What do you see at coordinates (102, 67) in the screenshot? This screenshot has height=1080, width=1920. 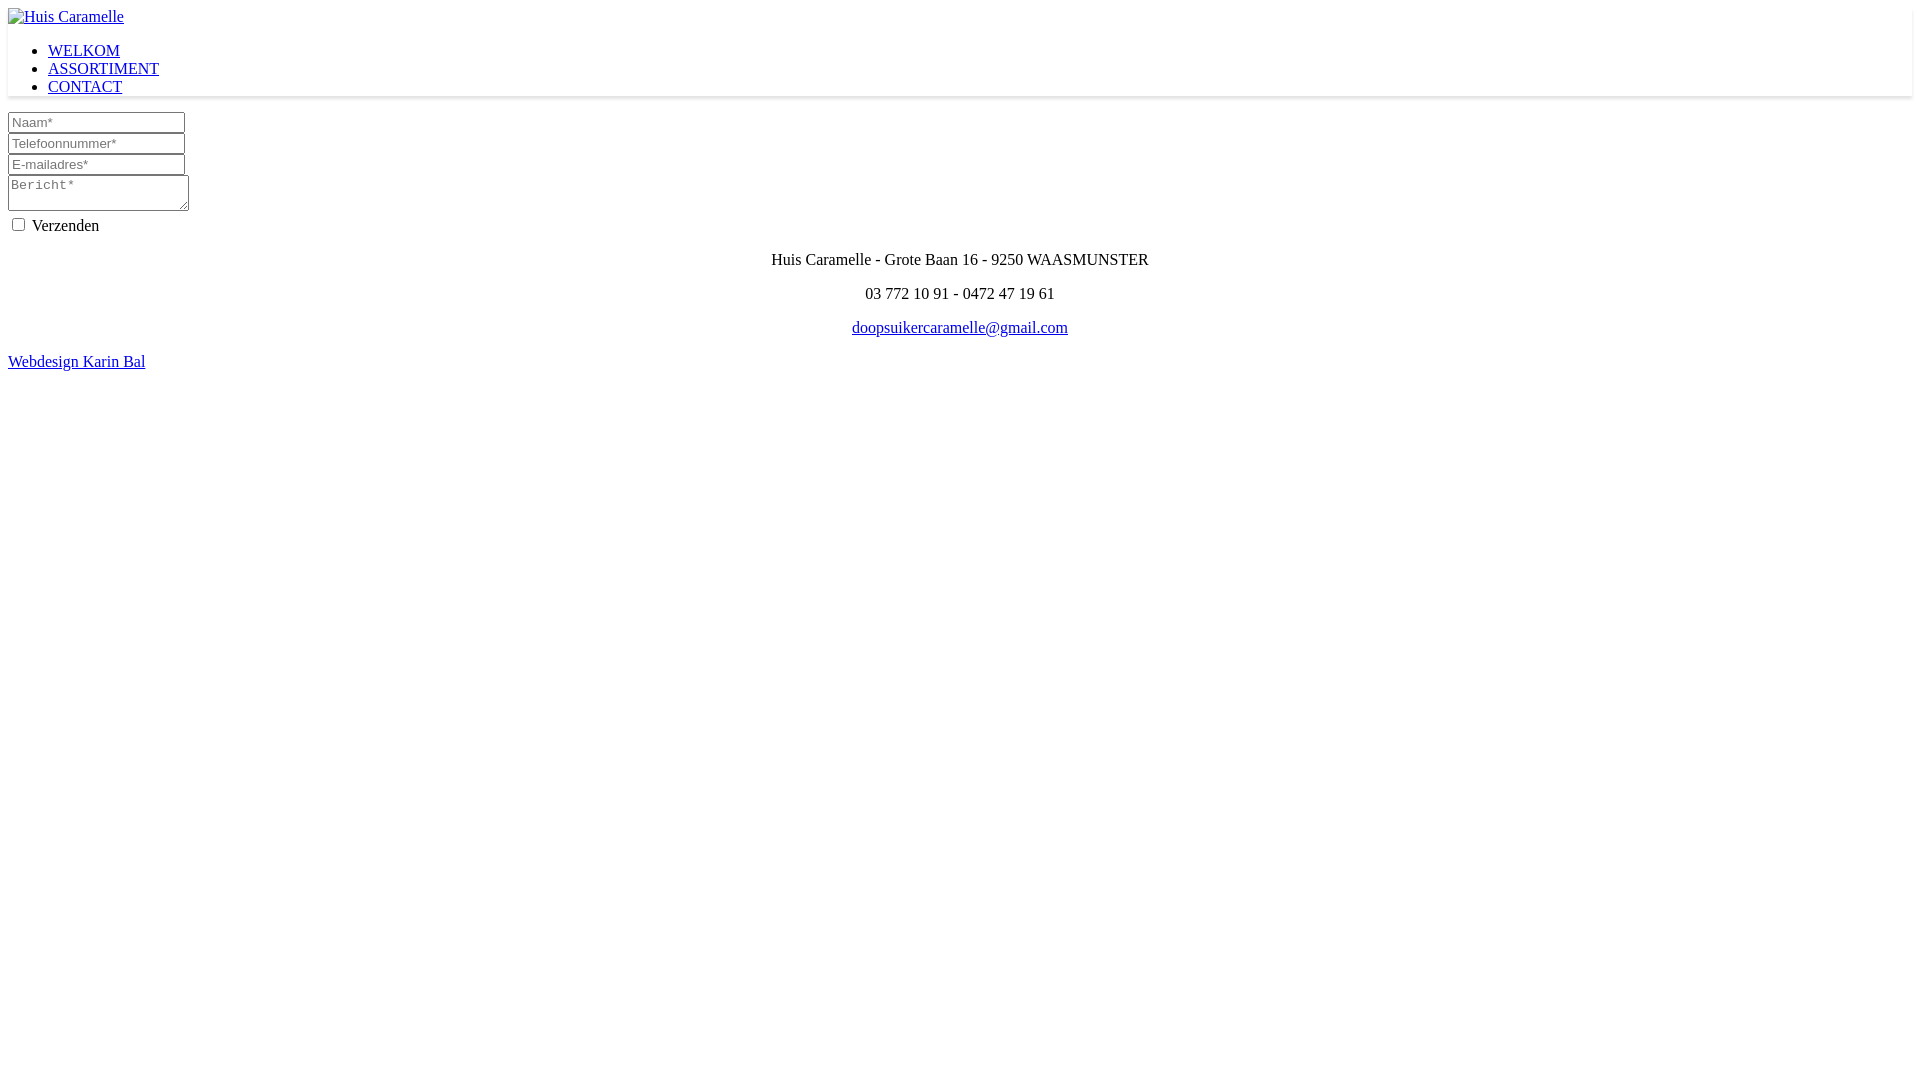 I see `'ASSORTIMENT'` at bounding box center [102, 67].